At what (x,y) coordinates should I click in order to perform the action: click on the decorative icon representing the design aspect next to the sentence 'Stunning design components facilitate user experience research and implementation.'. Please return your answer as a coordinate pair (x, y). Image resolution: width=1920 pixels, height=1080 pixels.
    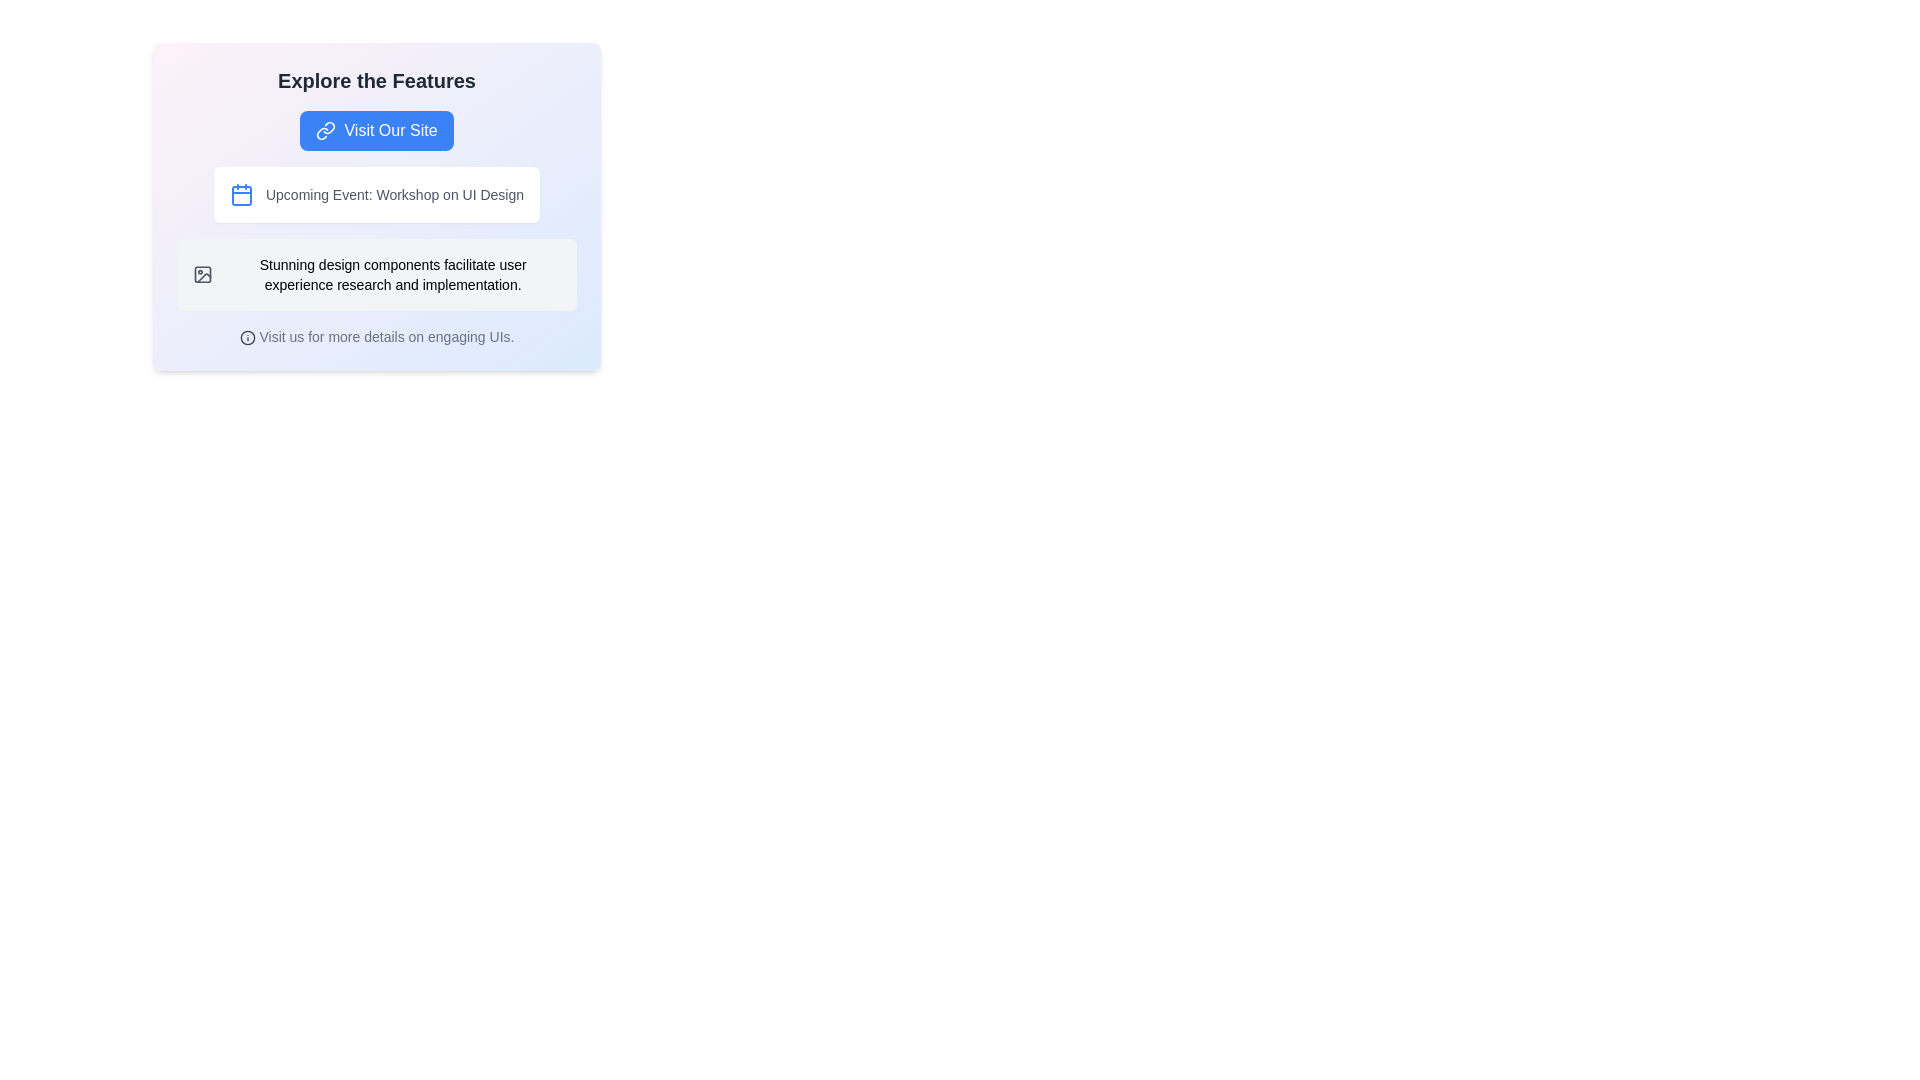
    Looking at the image, I should click on (203, 274).